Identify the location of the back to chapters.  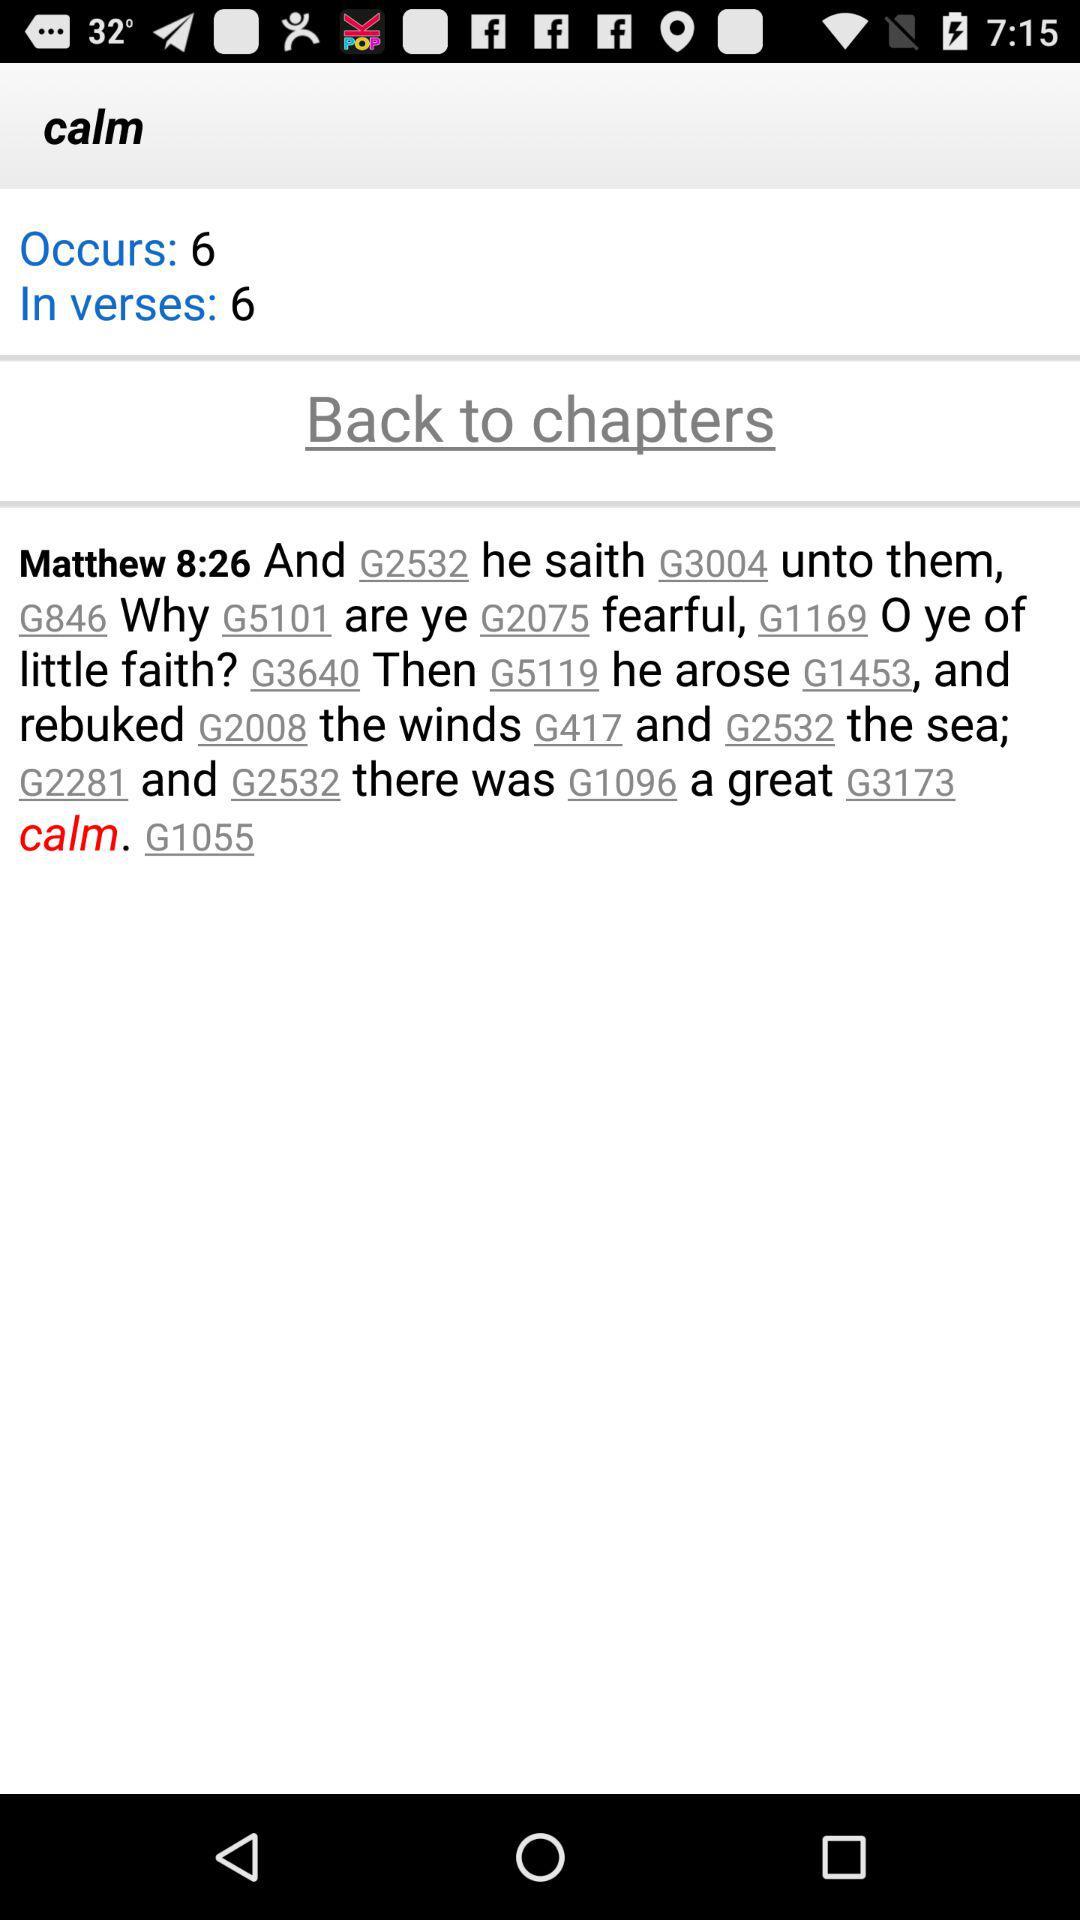
(540, 419).